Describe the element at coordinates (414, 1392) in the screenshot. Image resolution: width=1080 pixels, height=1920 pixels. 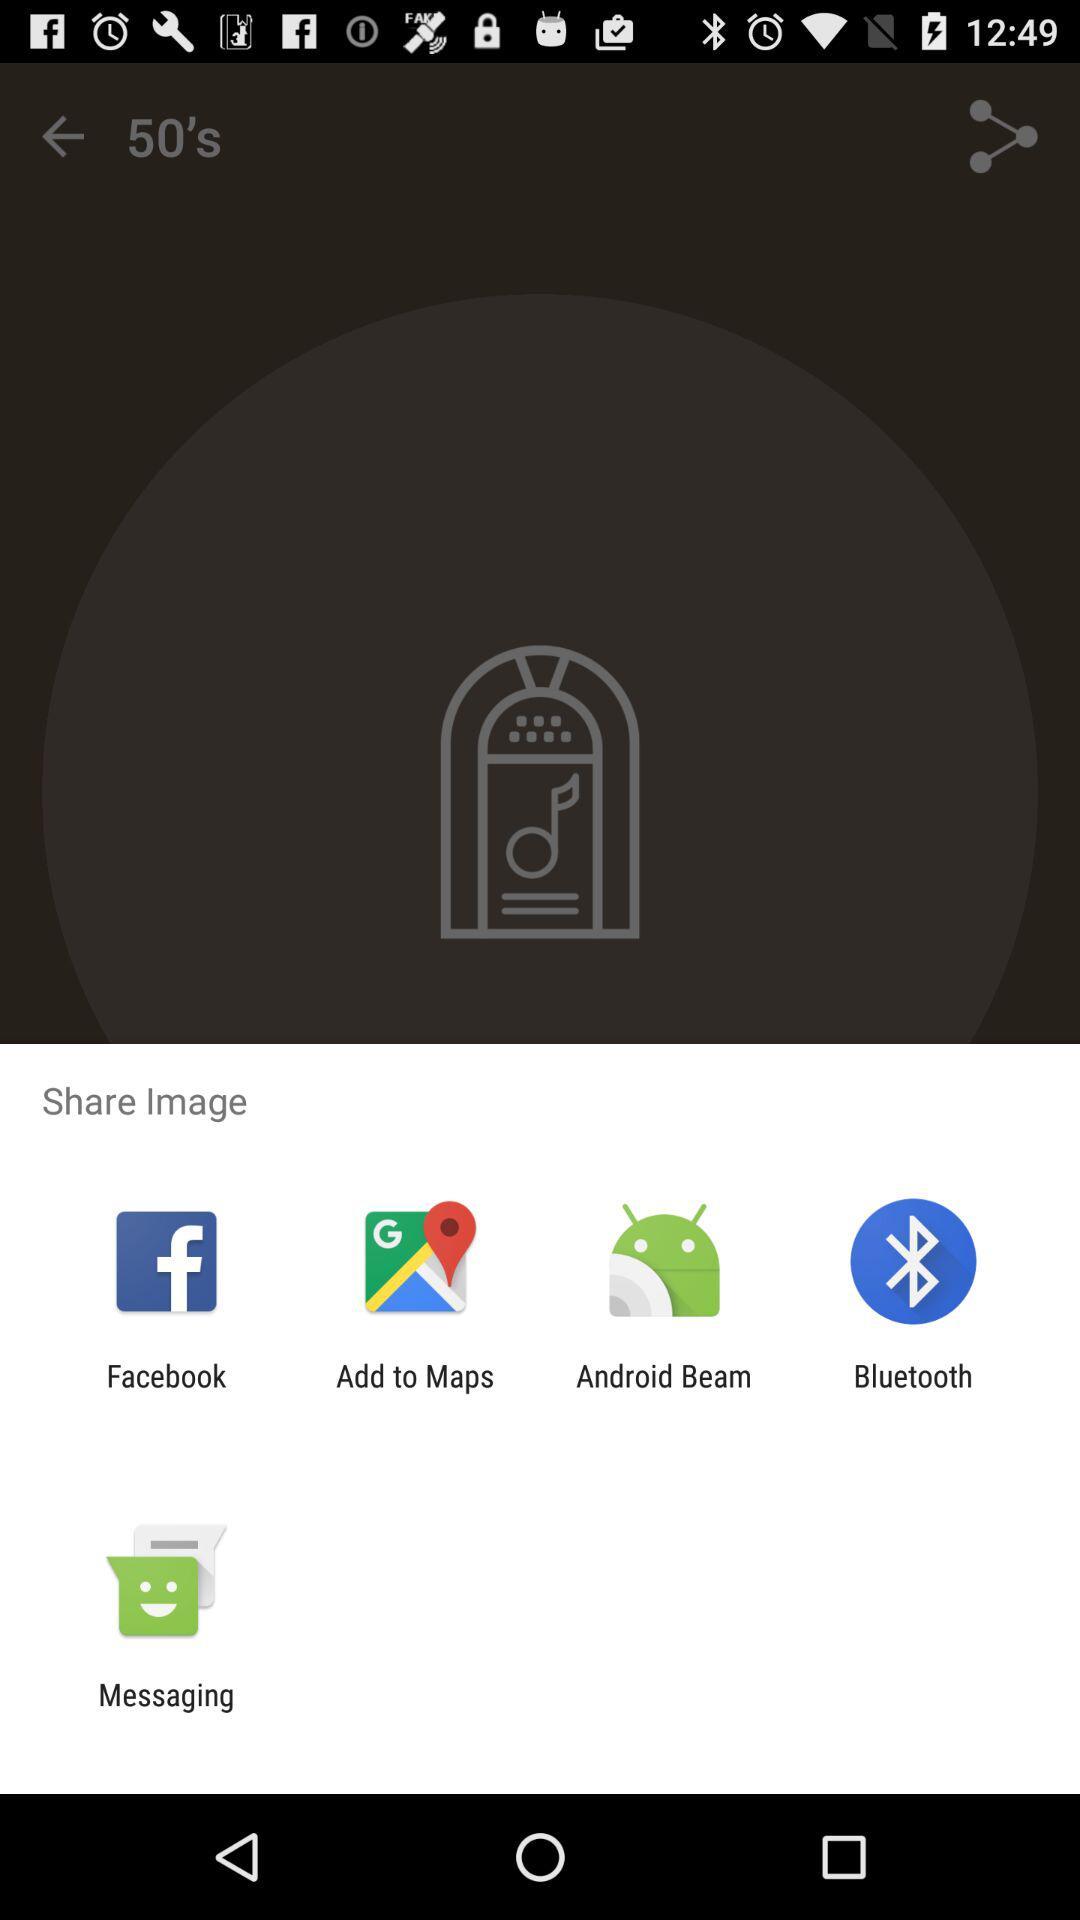
I see `add to maps icon` at that location.